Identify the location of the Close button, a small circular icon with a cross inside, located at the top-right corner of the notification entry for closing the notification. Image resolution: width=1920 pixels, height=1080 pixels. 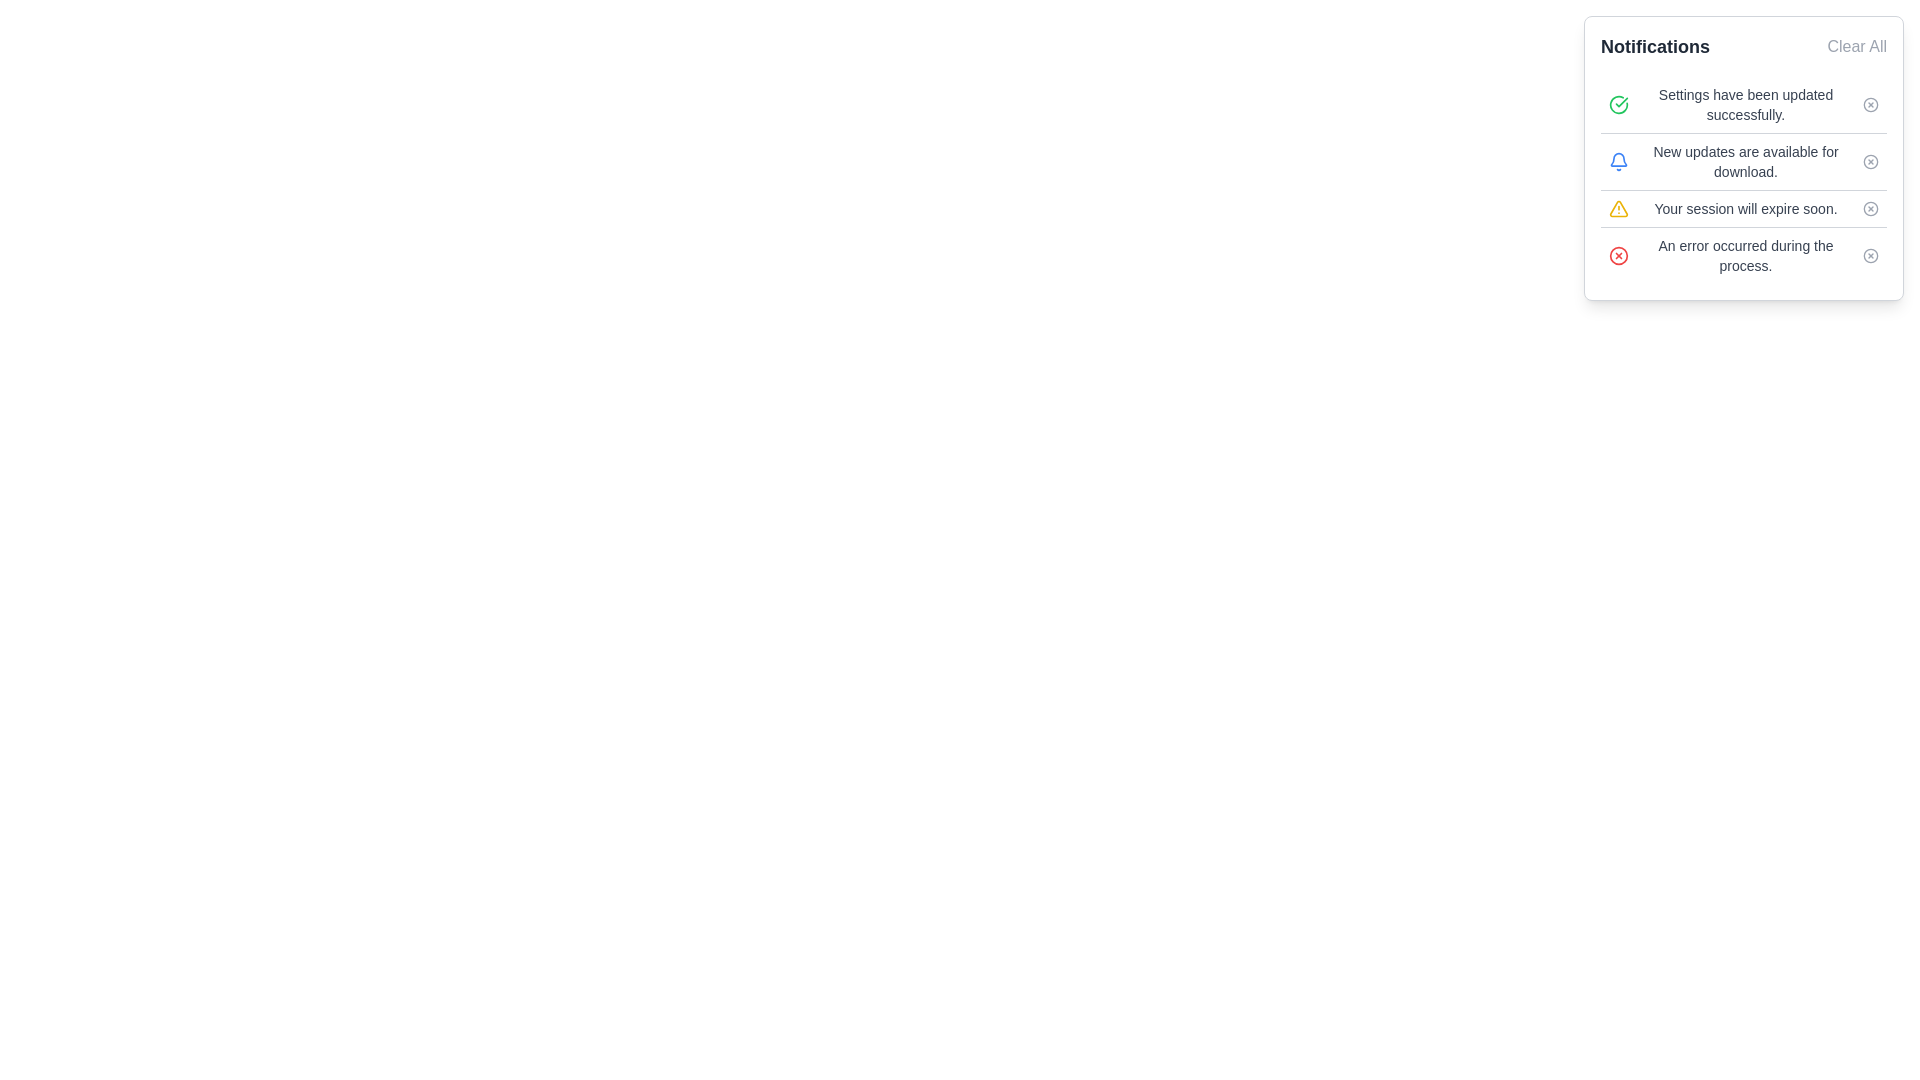
(1870, 161).